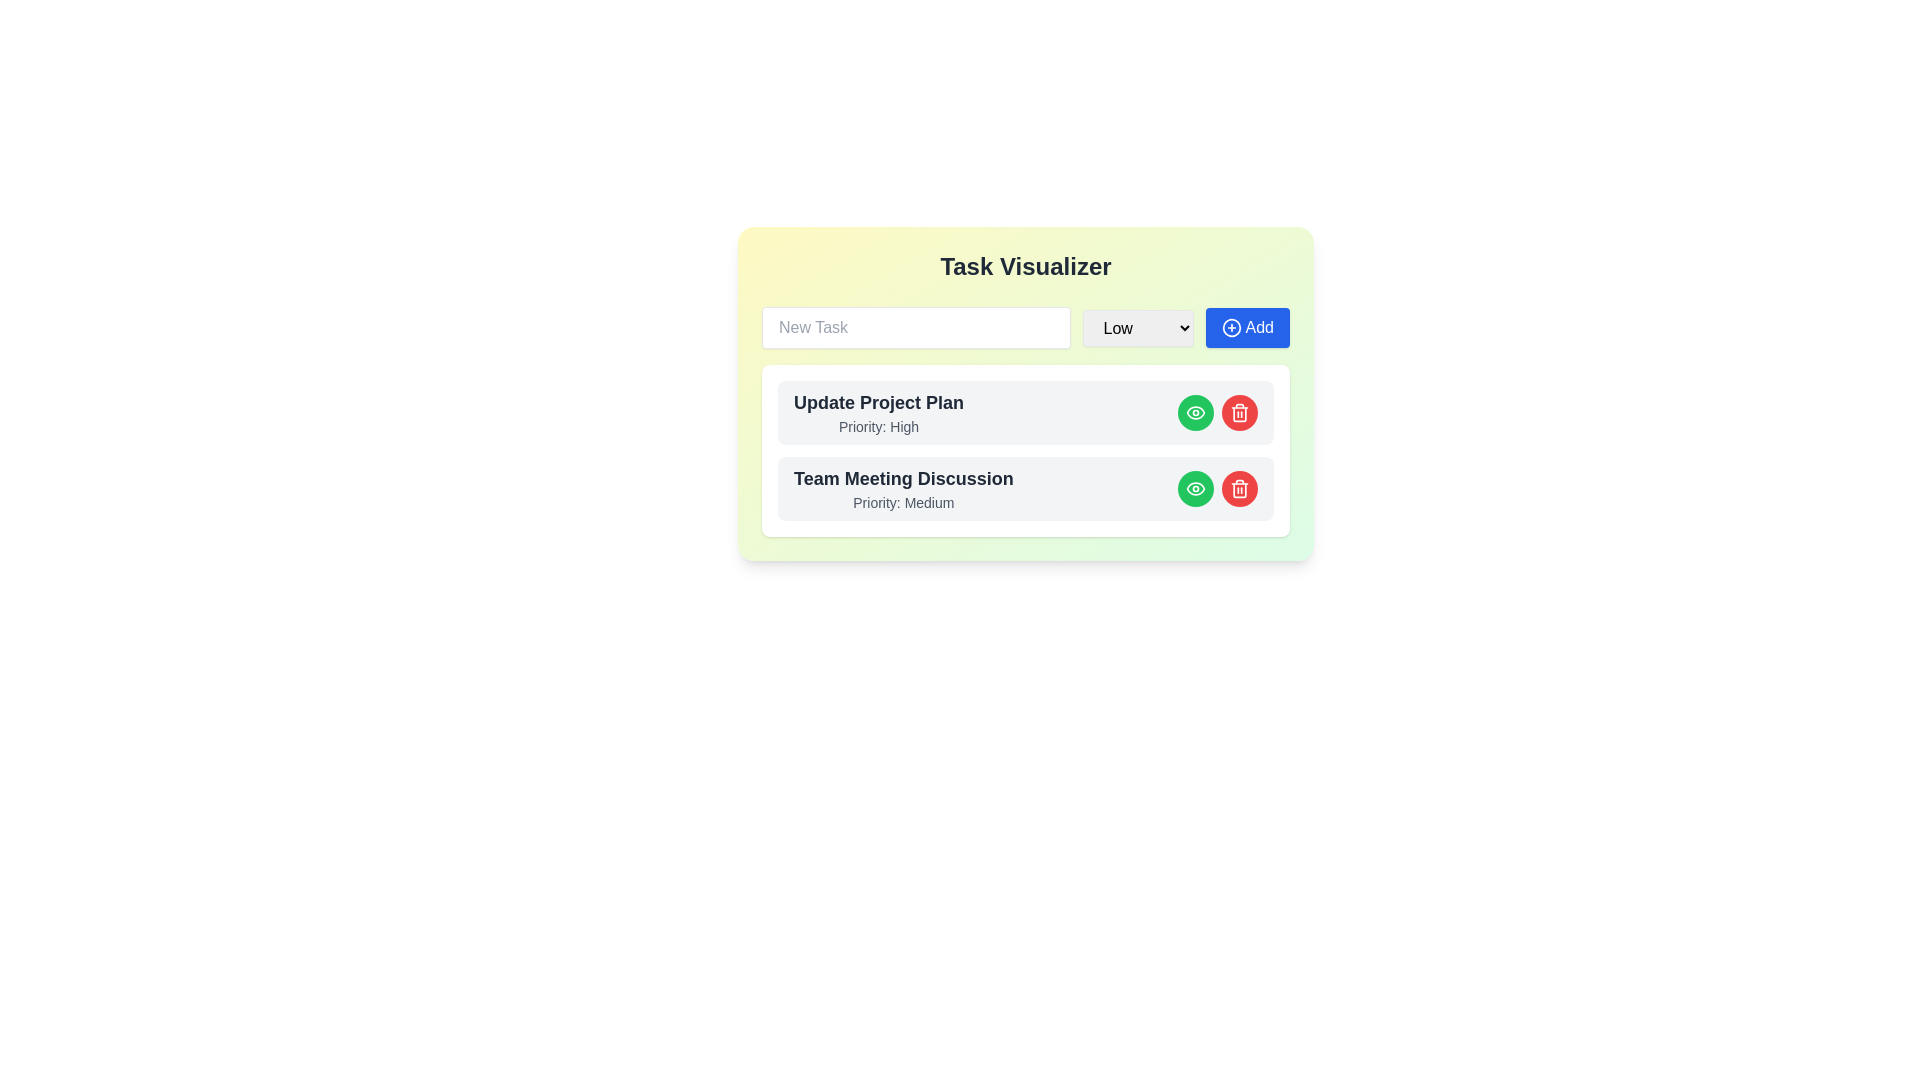  What do you see at coordinates (1238, 412) in the screenshot?
I see `the body of the trash icon which symbolizes the delete action, if it is navigationally selectable` at bounding box center [1238, 412].